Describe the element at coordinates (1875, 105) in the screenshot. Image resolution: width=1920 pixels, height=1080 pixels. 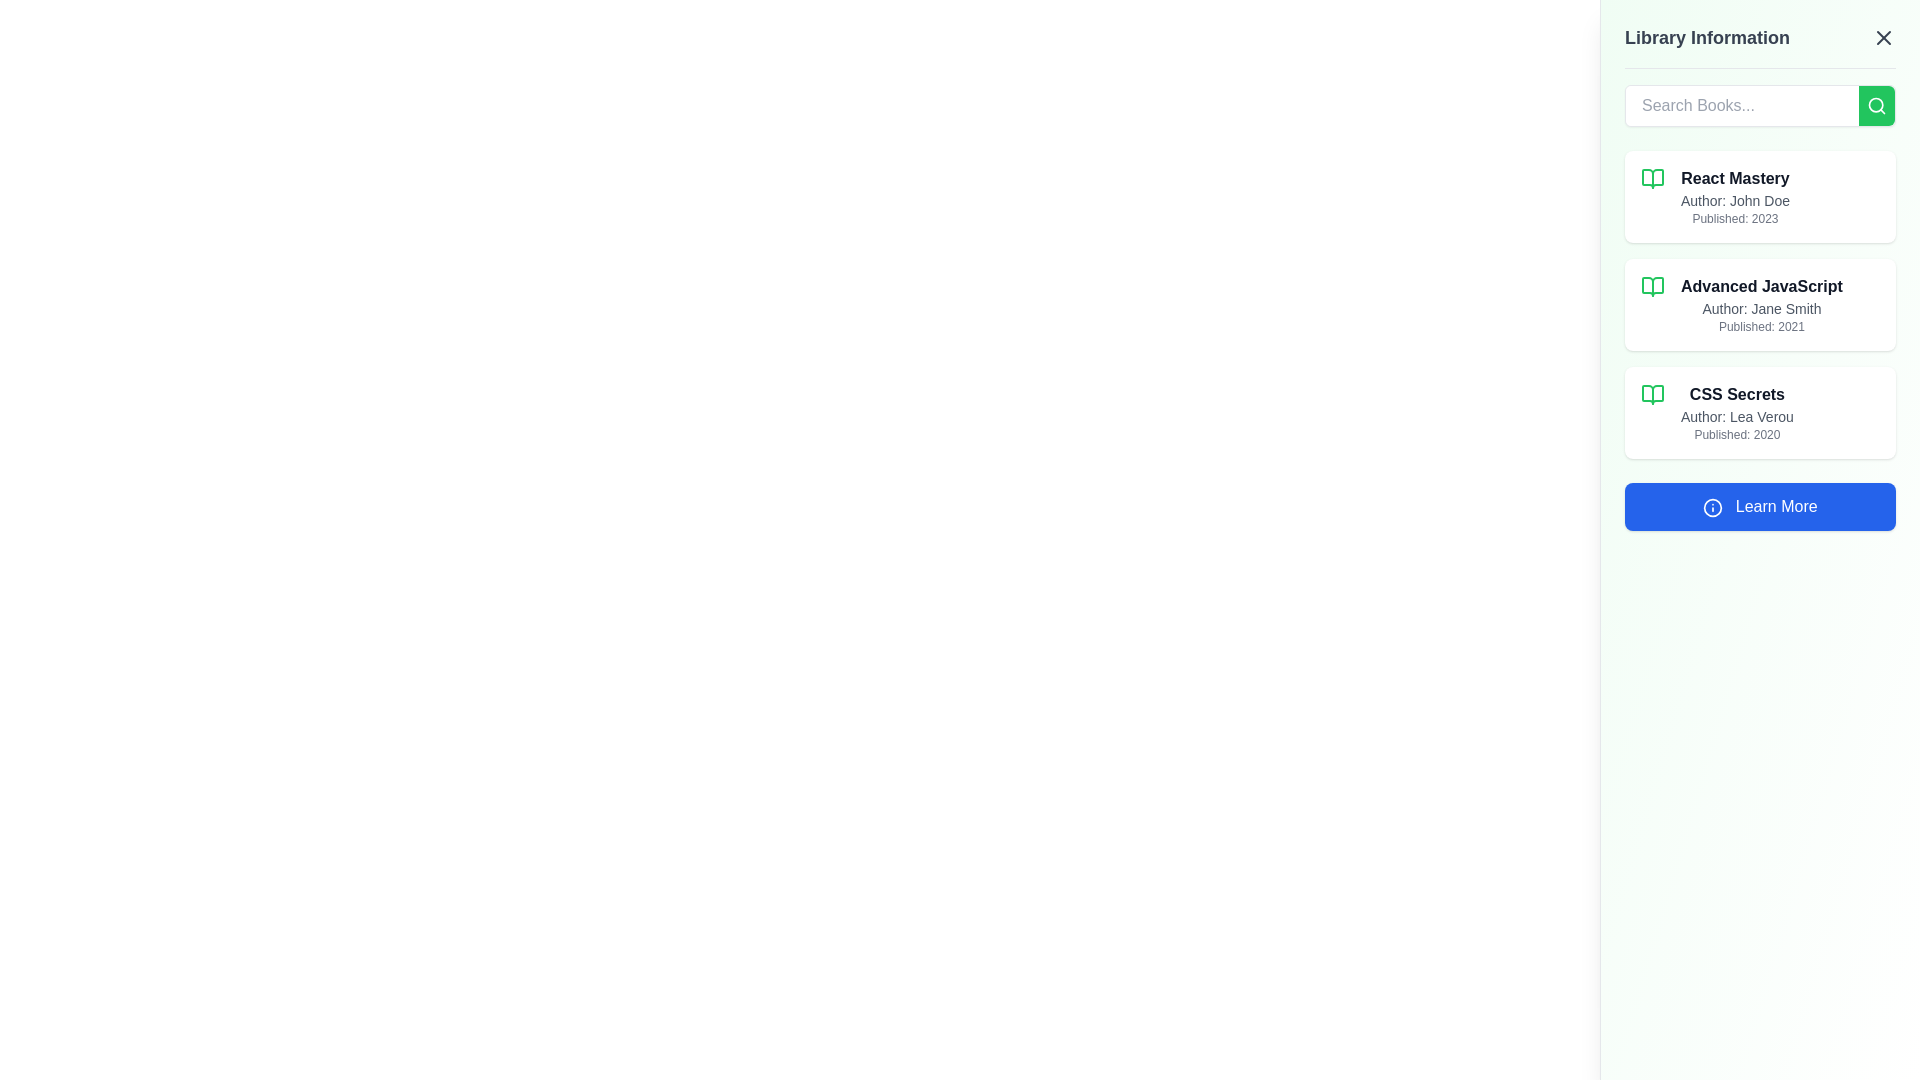
I see `the Icon button located to the right of the 'Search Books...' text input field, which submits the search query` at that location.